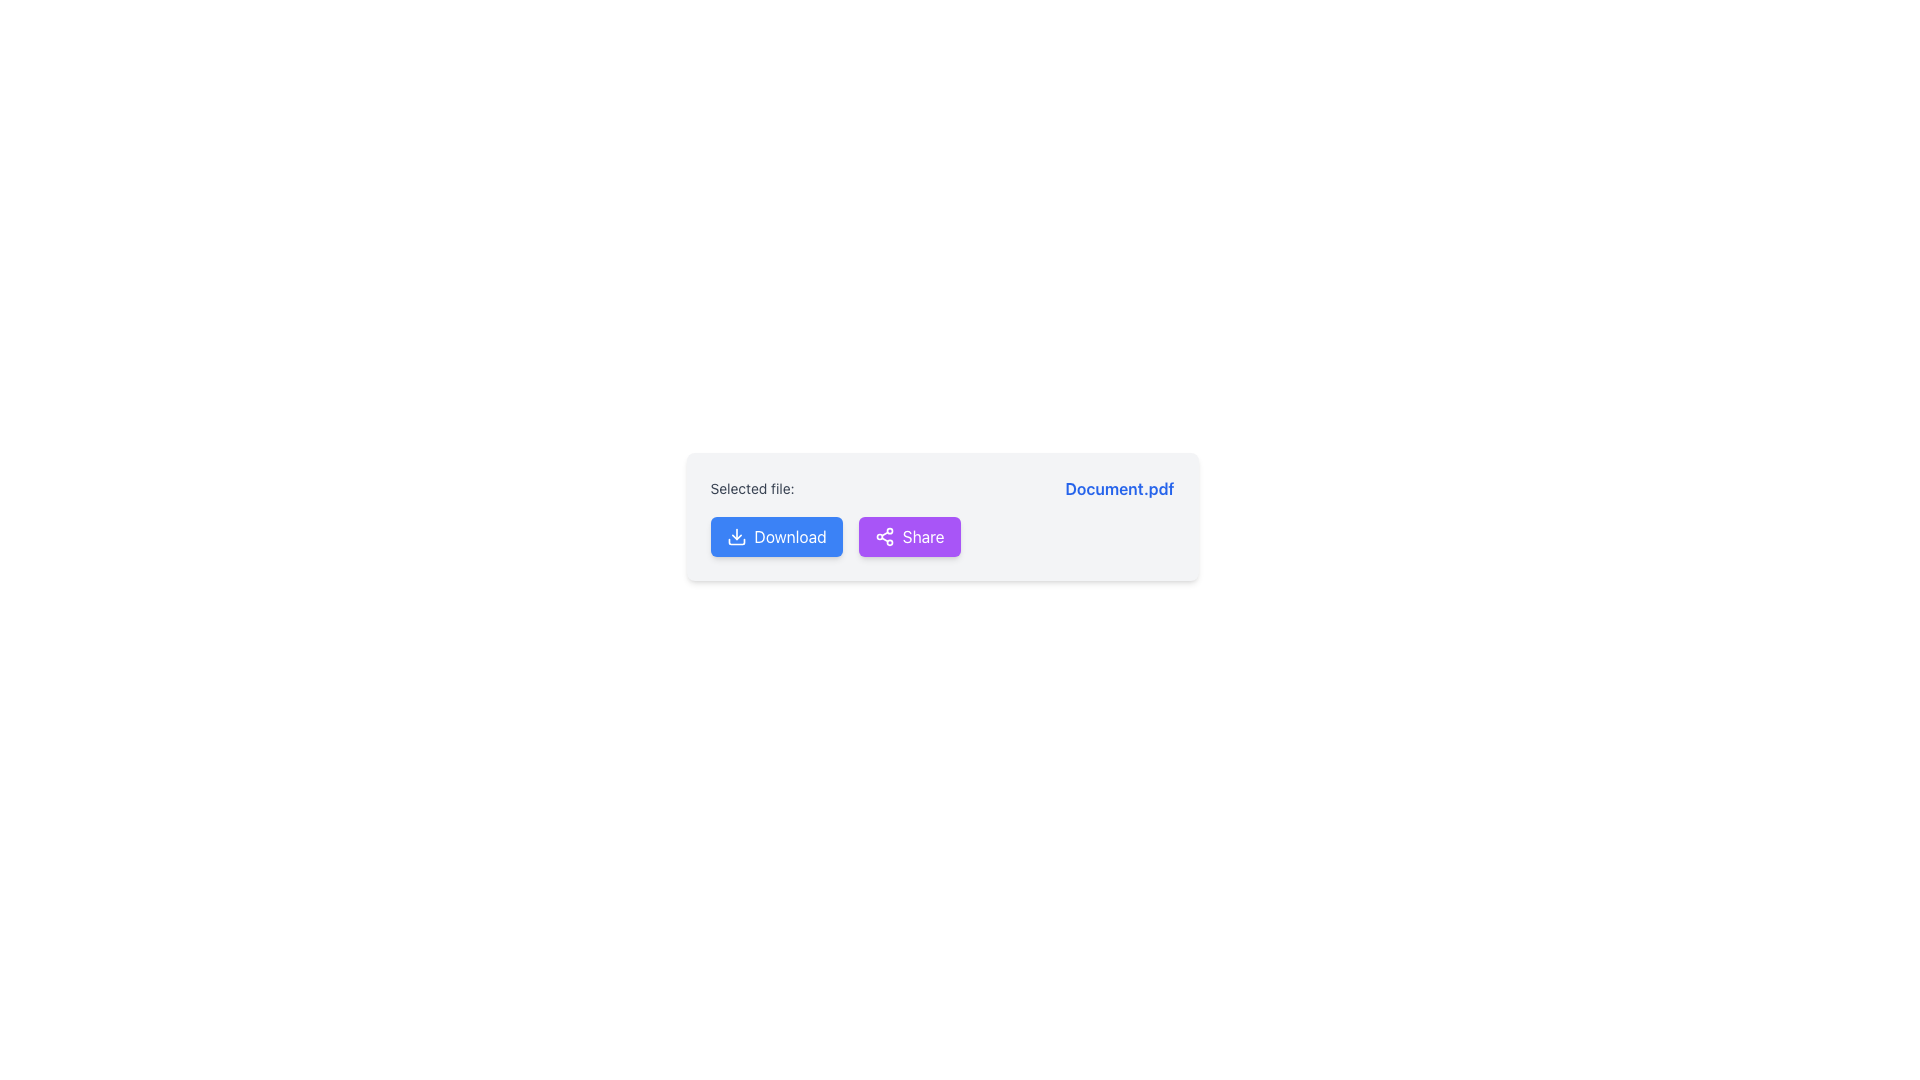 This screenshot has width=1920, height=1080. Describe the element at coordinates (735, 535) in the screenshot. I see `the download icon, which is an outlined icon with a downward-facing arrow located to the left of the 'Download' text on the blue button` at that location.